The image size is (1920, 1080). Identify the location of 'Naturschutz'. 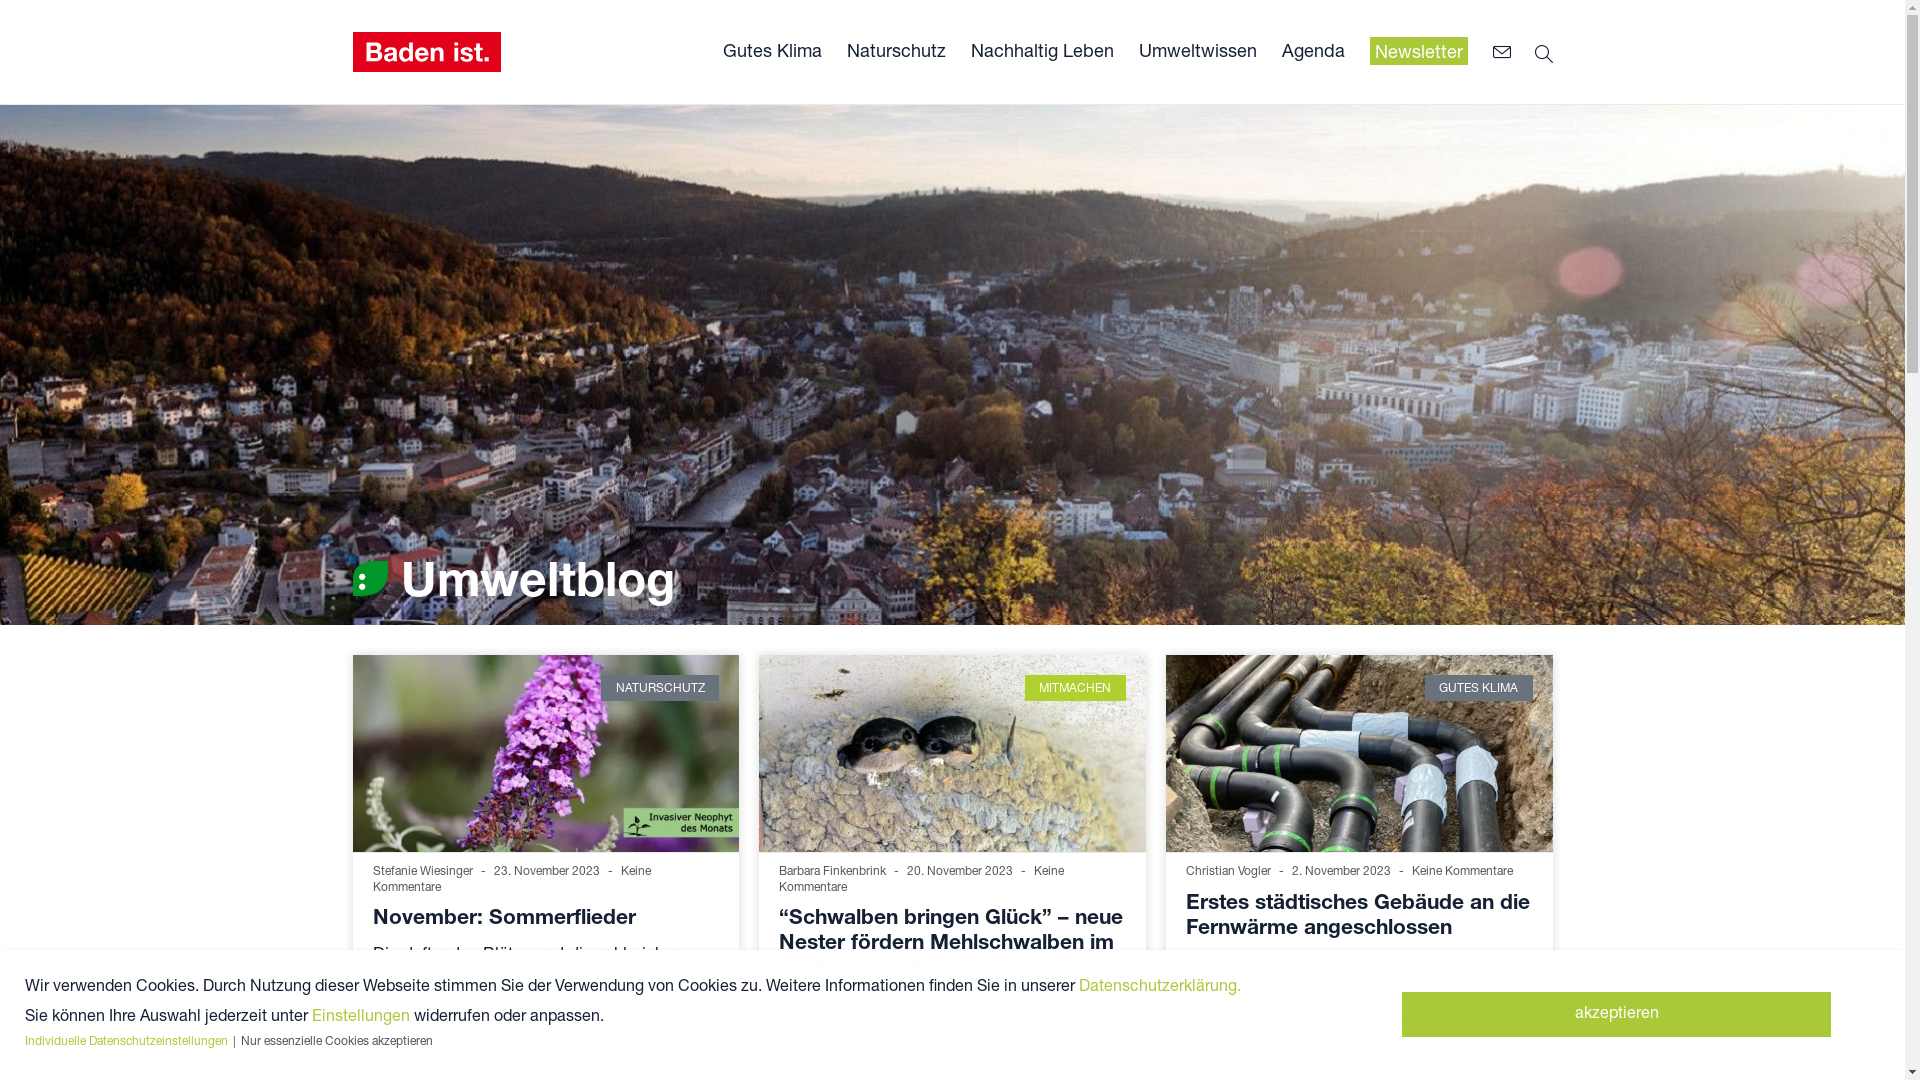
(894, 49).